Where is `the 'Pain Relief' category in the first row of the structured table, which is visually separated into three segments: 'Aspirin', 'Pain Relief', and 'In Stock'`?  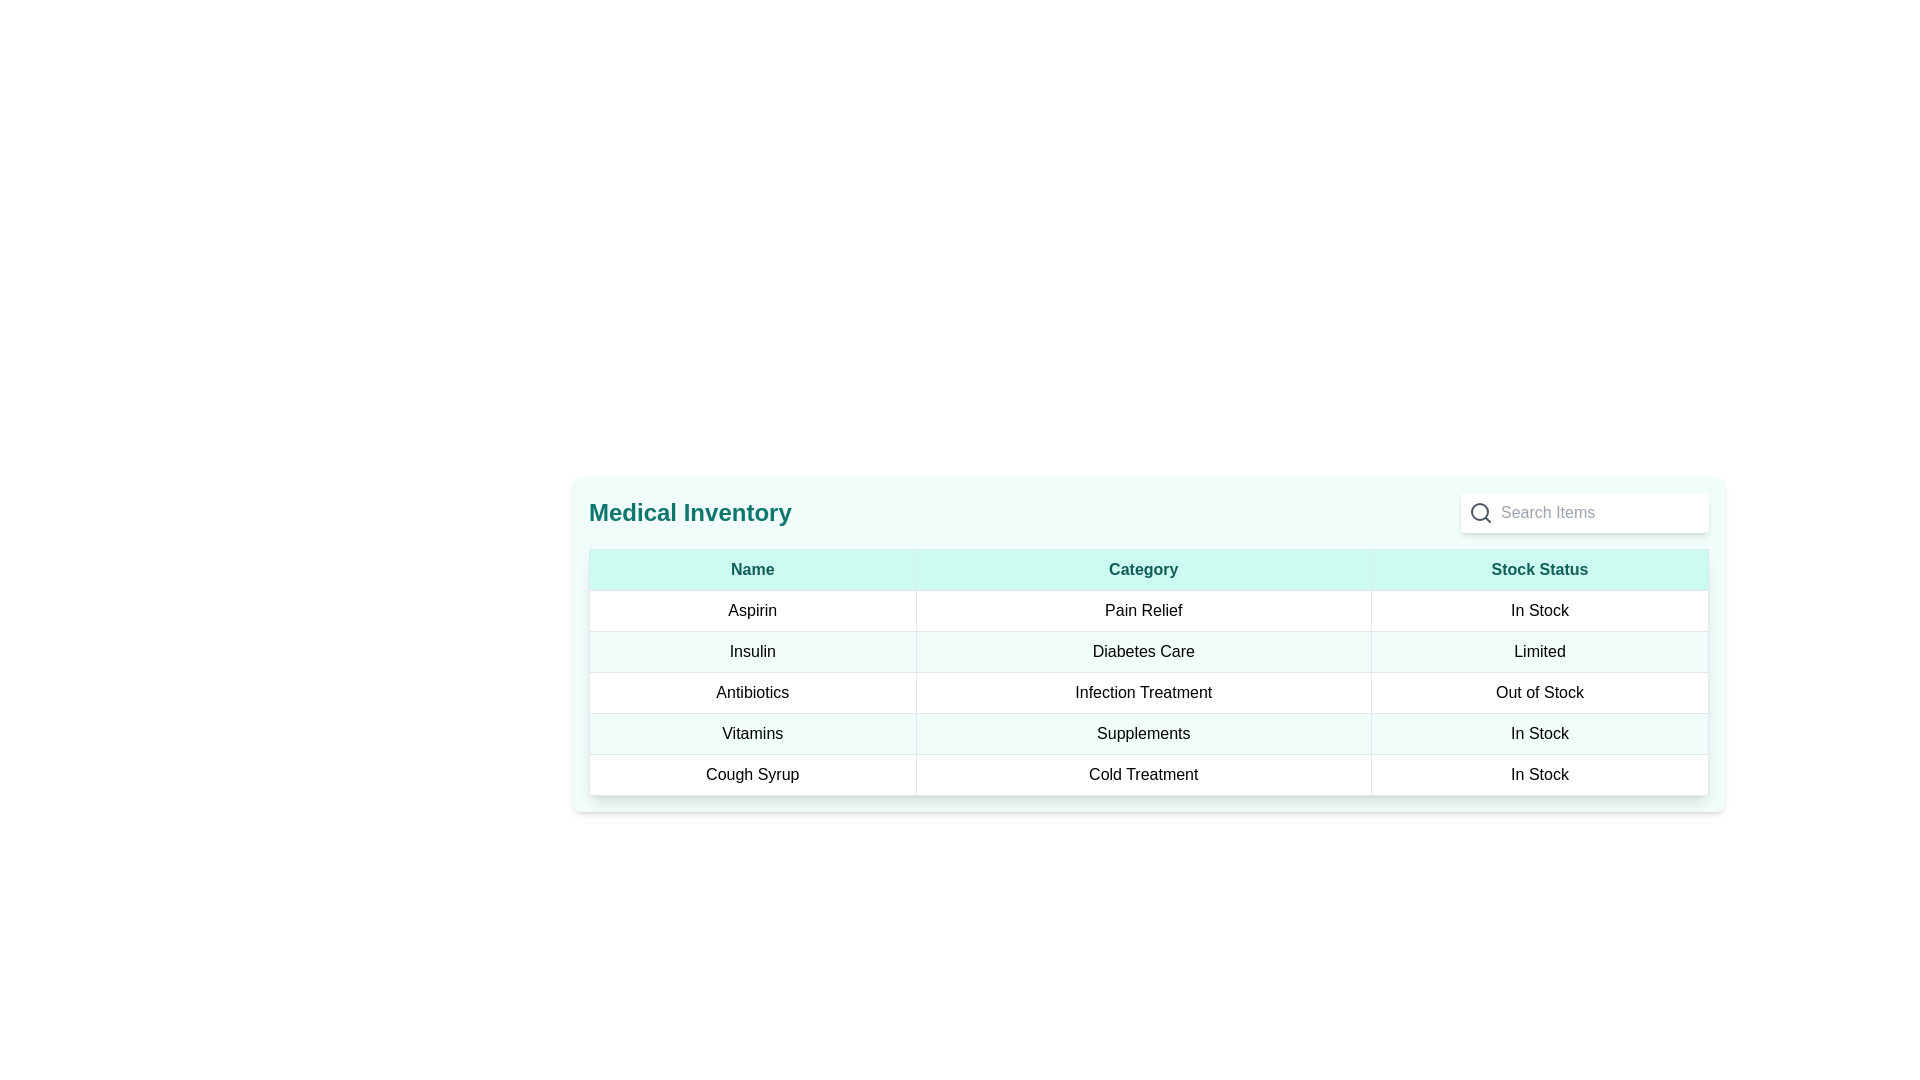
the 'Pain Relief' category in the first row of the structured table, which is visually separated into three segments: 'Aspirin', 'Pain Relief', and 'In Stock' is located at coordinates (1148, 609).